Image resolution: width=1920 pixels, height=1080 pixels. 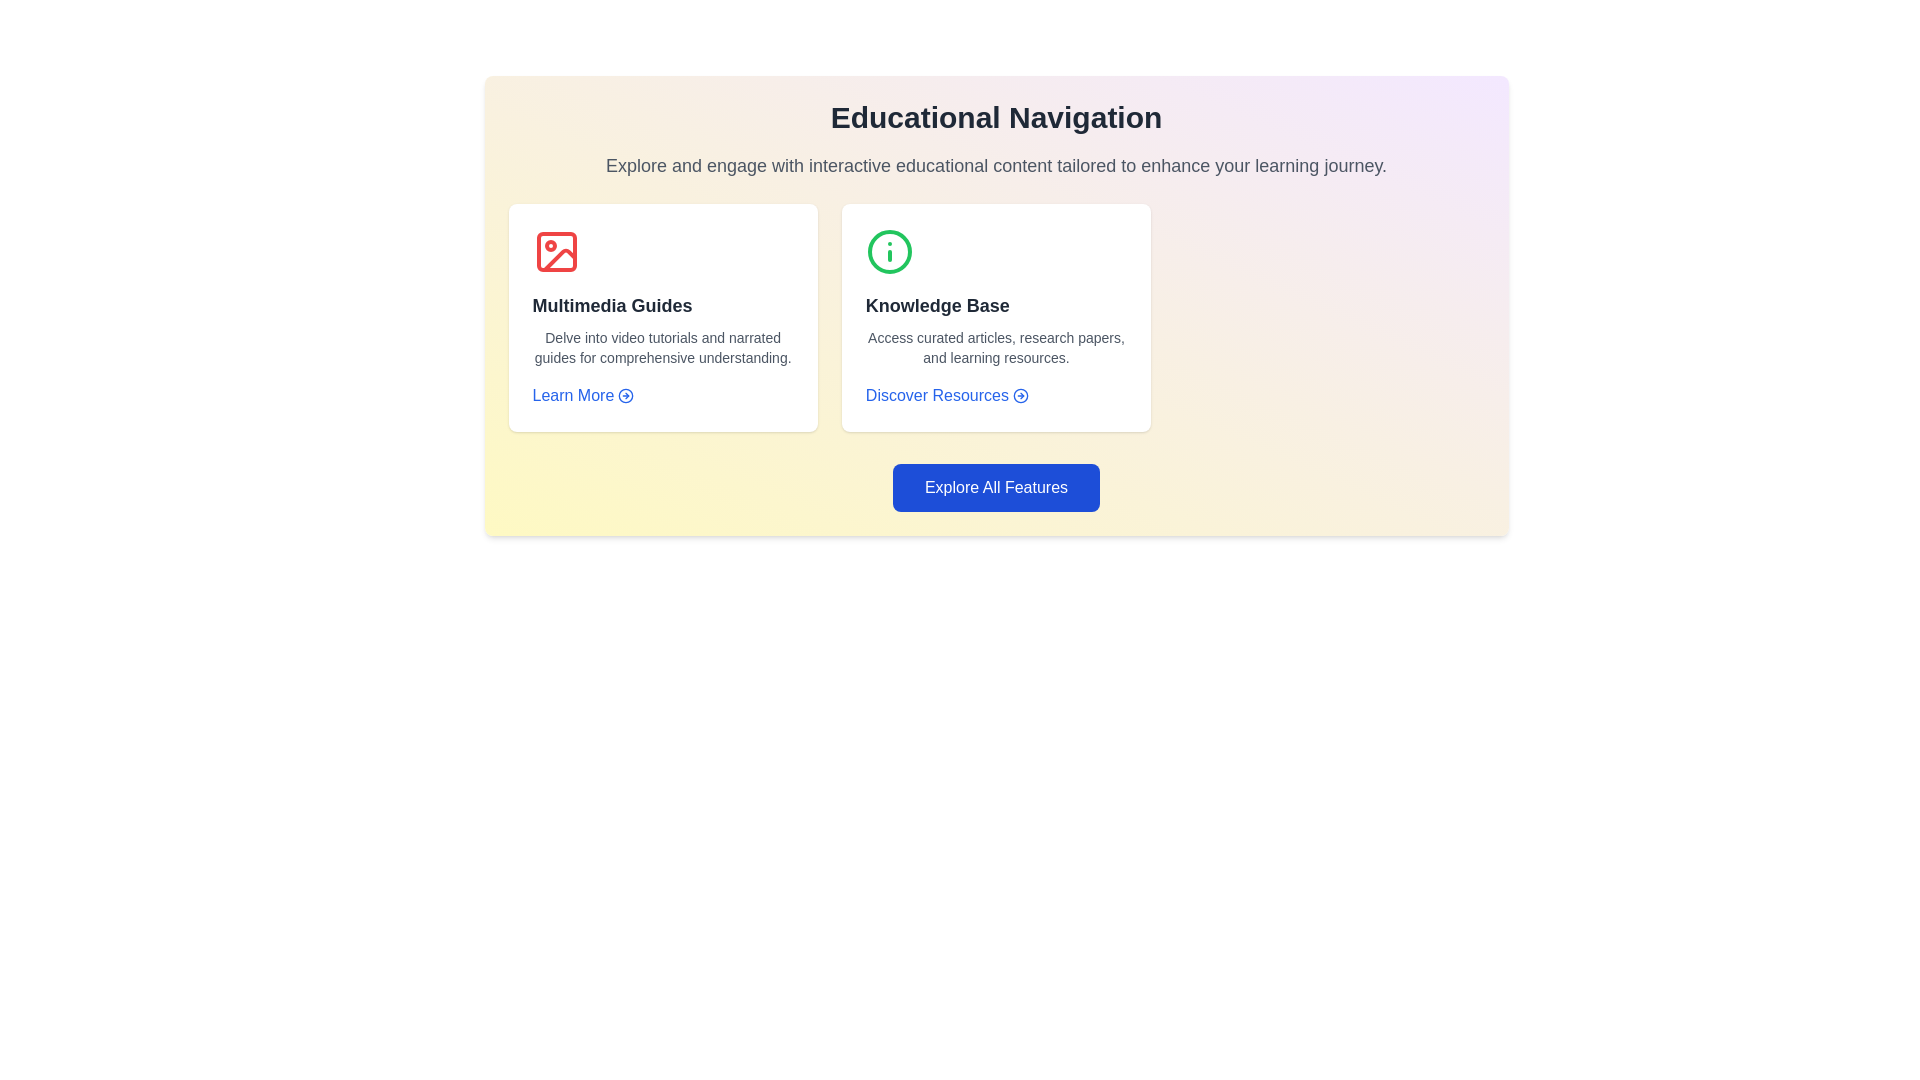 I want to click on the 'Multimedia Guides' icon located in the top-left corner of the content card, which helps users identify the multimedia guides category, so click(x=556, y=250).